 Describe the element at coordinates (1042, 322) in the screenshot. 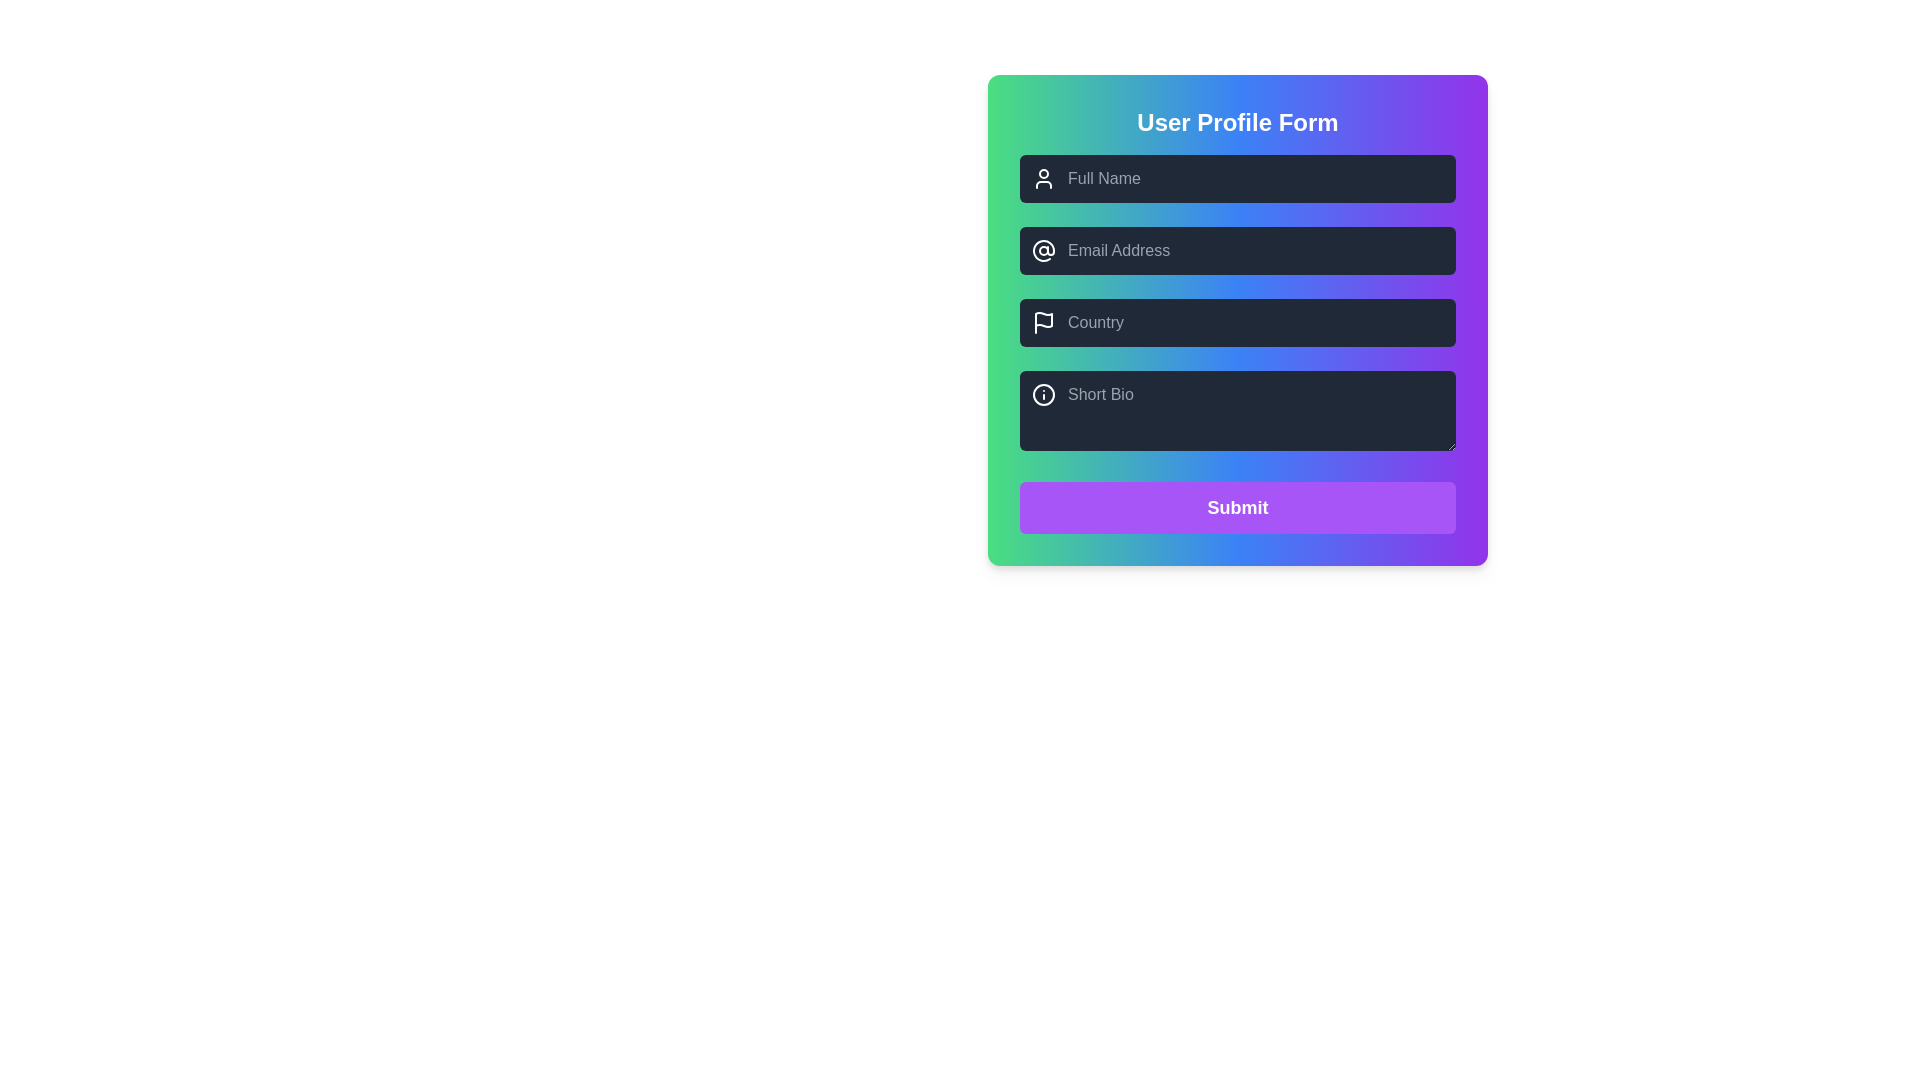

I see `the country icon located to the left of the 'Country' input field in the user profile form` at that location.